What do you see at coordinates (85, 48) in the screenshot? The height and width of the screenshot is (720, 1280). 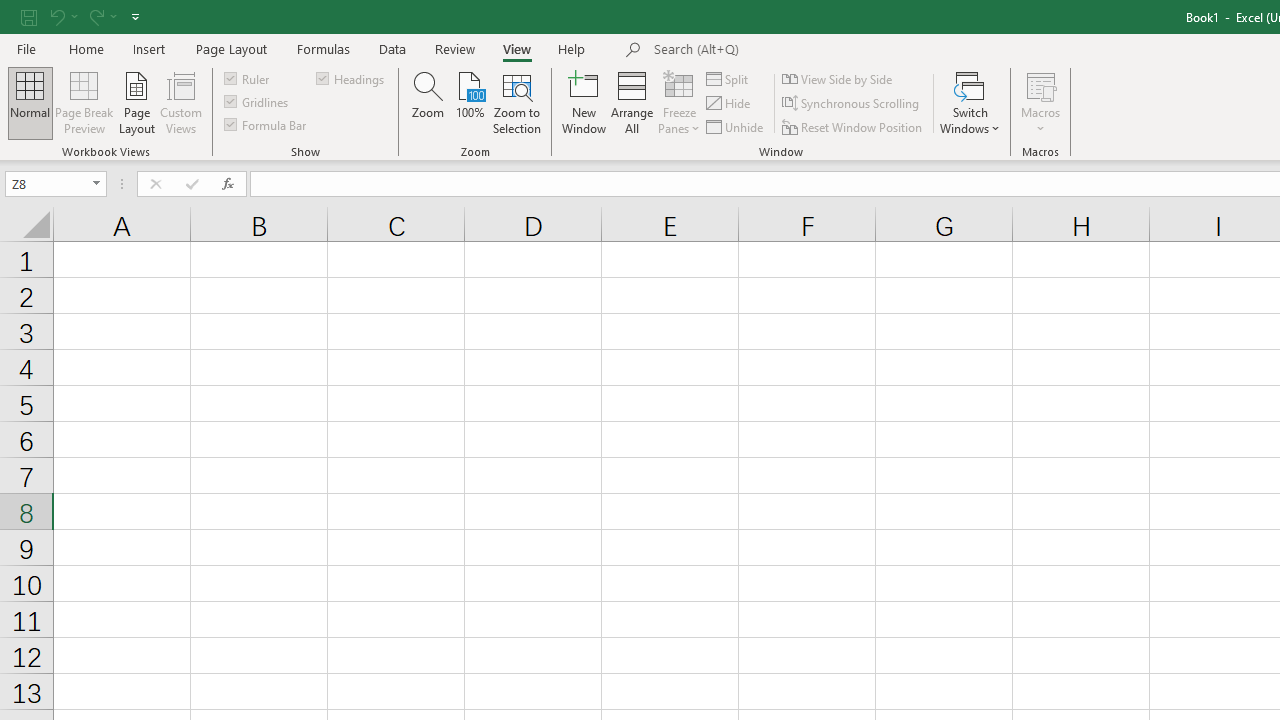 I see `'Home'` at bounding box center [85, 48].